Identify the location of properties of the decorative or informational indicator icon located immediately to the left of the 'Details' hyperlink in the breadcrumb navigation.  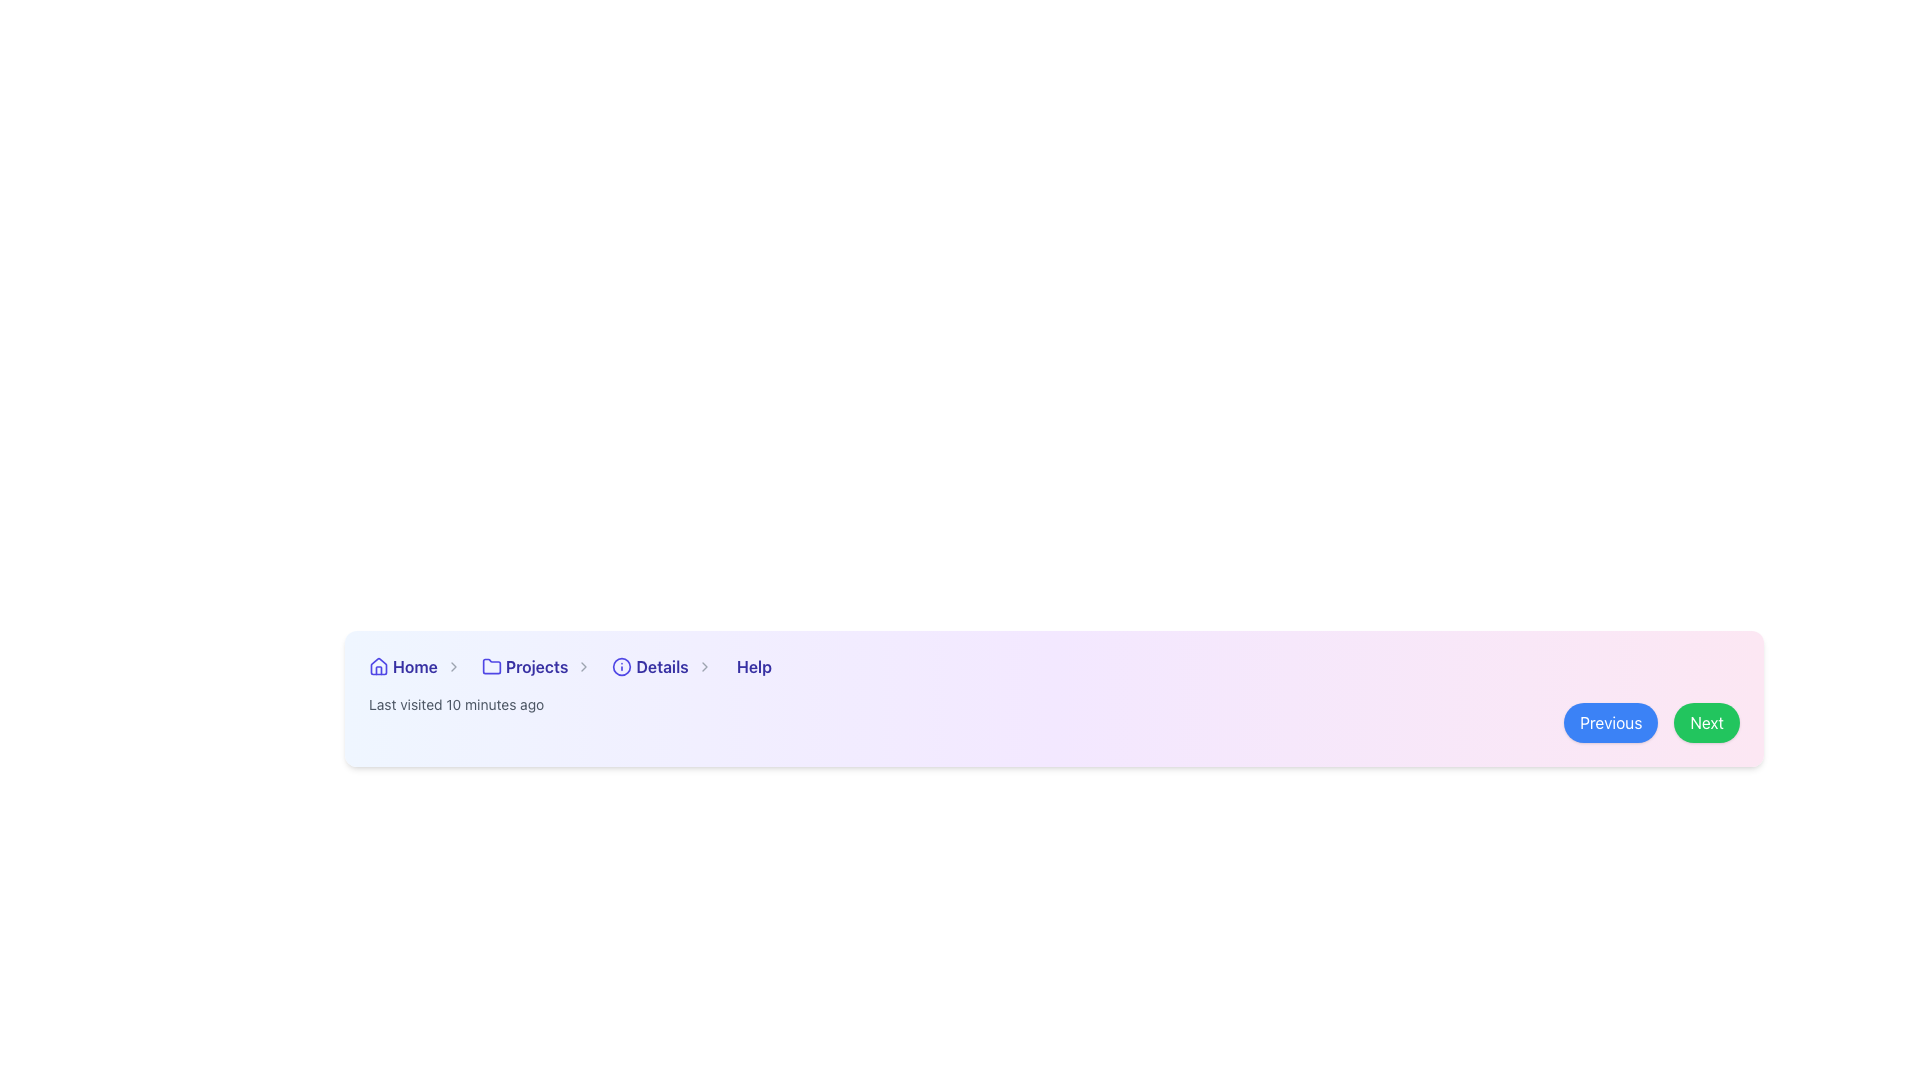
(621, 667).